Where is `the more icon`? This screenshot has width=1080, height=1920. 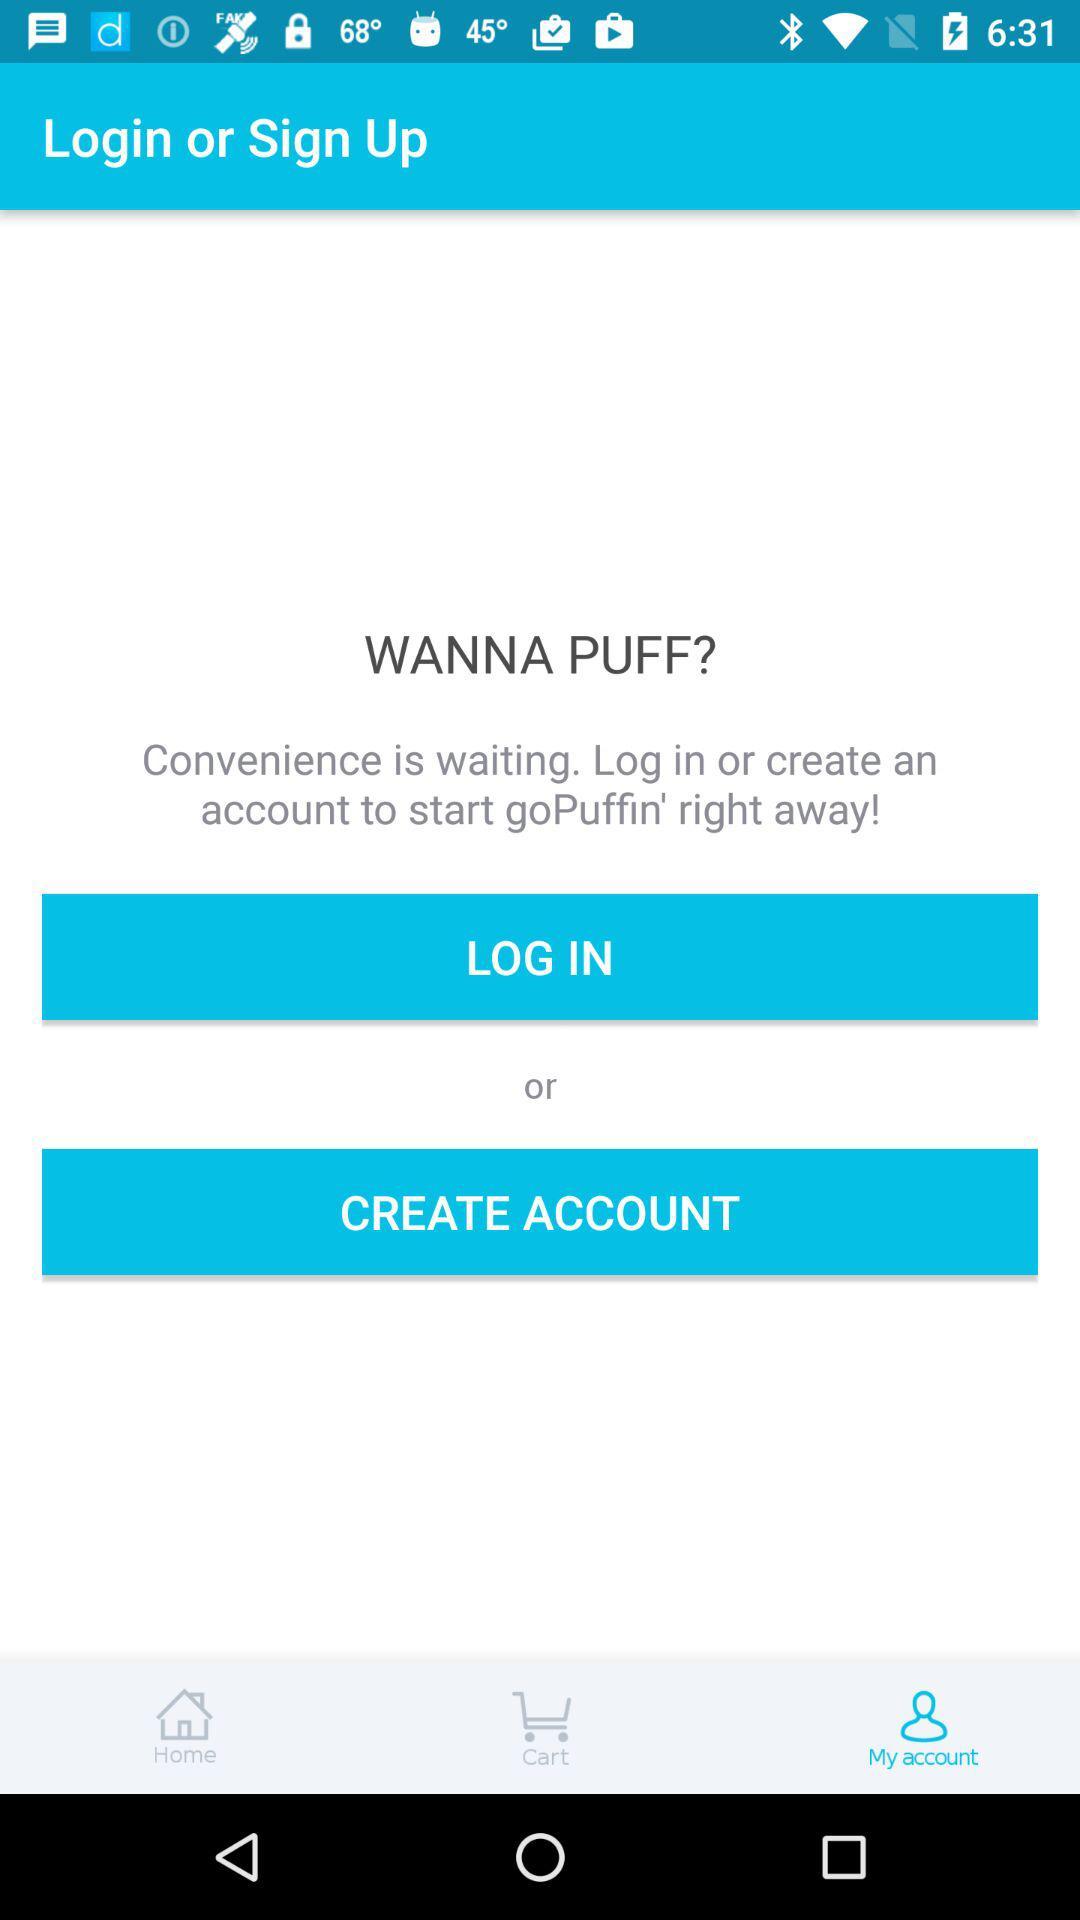 the more icon is located at coordinates (540, 1727).